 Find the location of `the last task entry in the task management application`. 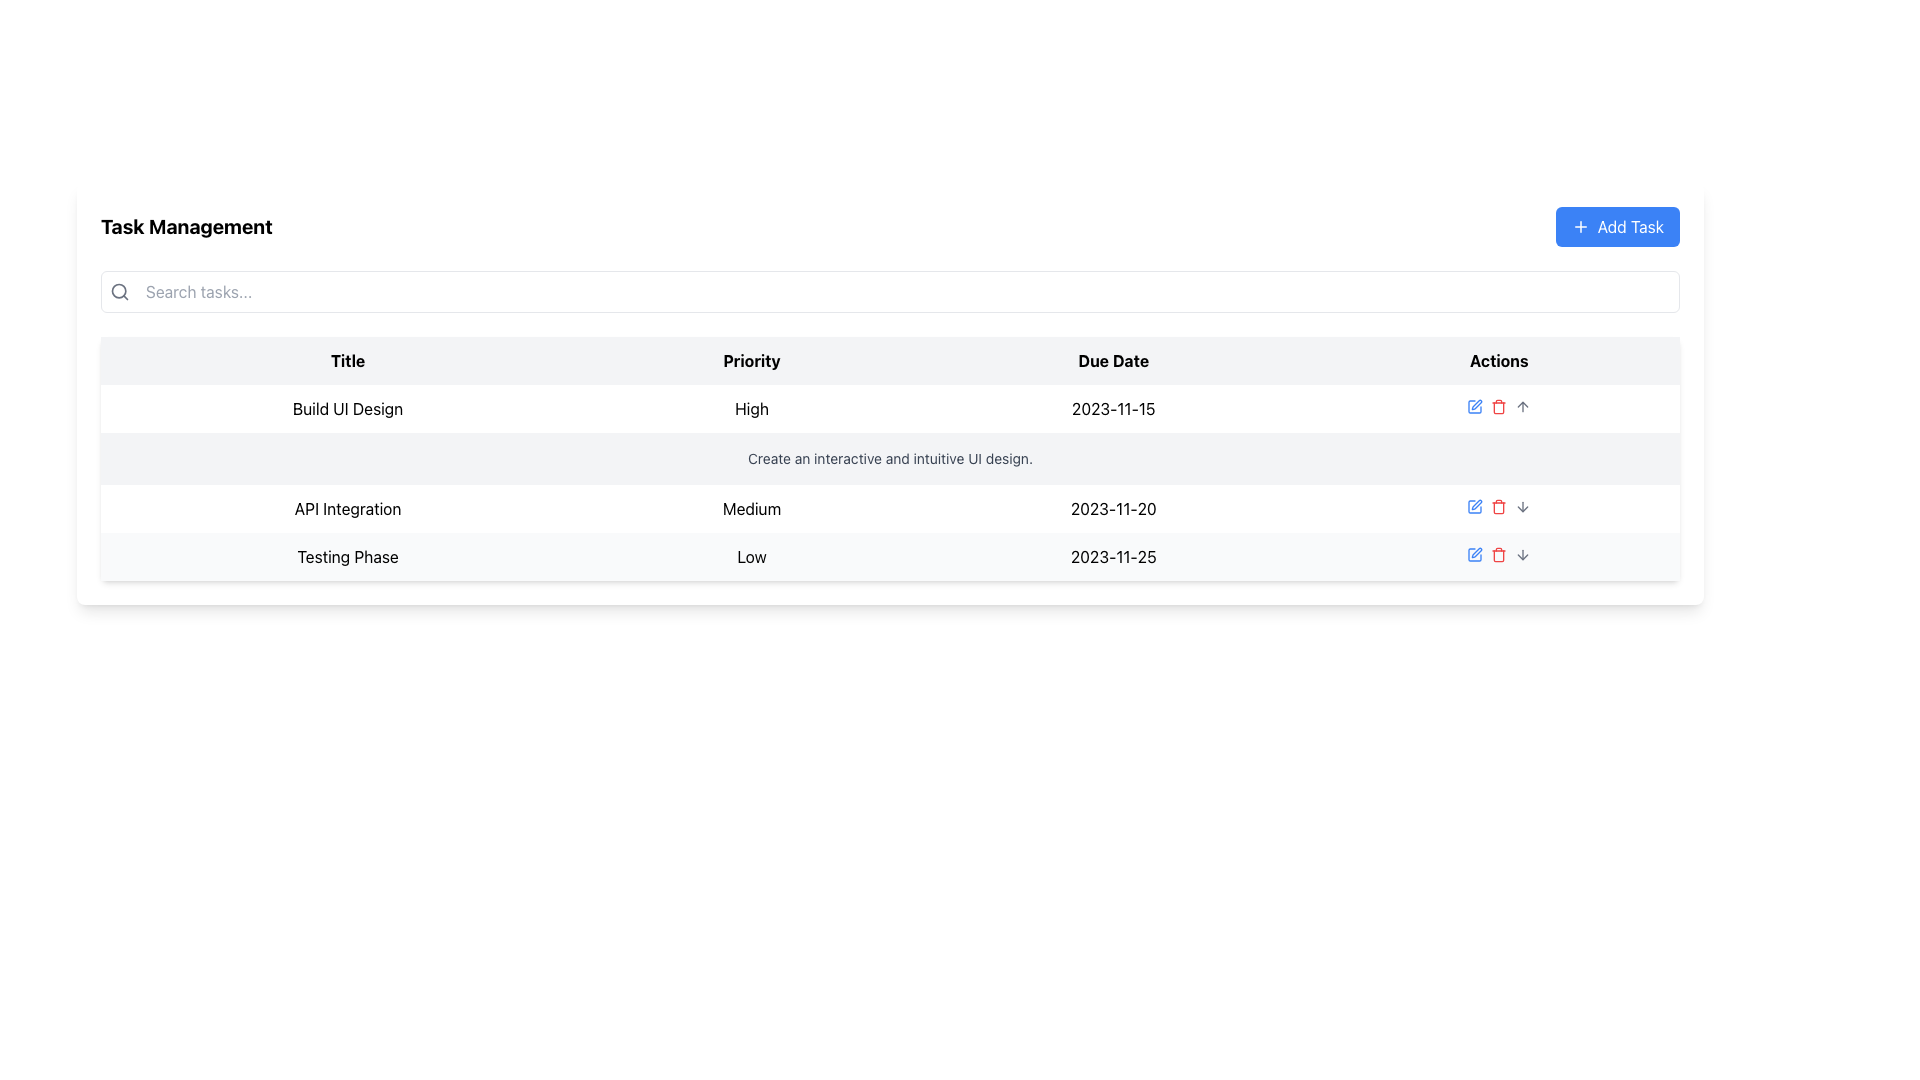

the last task entry in the task management application is located at coordinates (889, 556).